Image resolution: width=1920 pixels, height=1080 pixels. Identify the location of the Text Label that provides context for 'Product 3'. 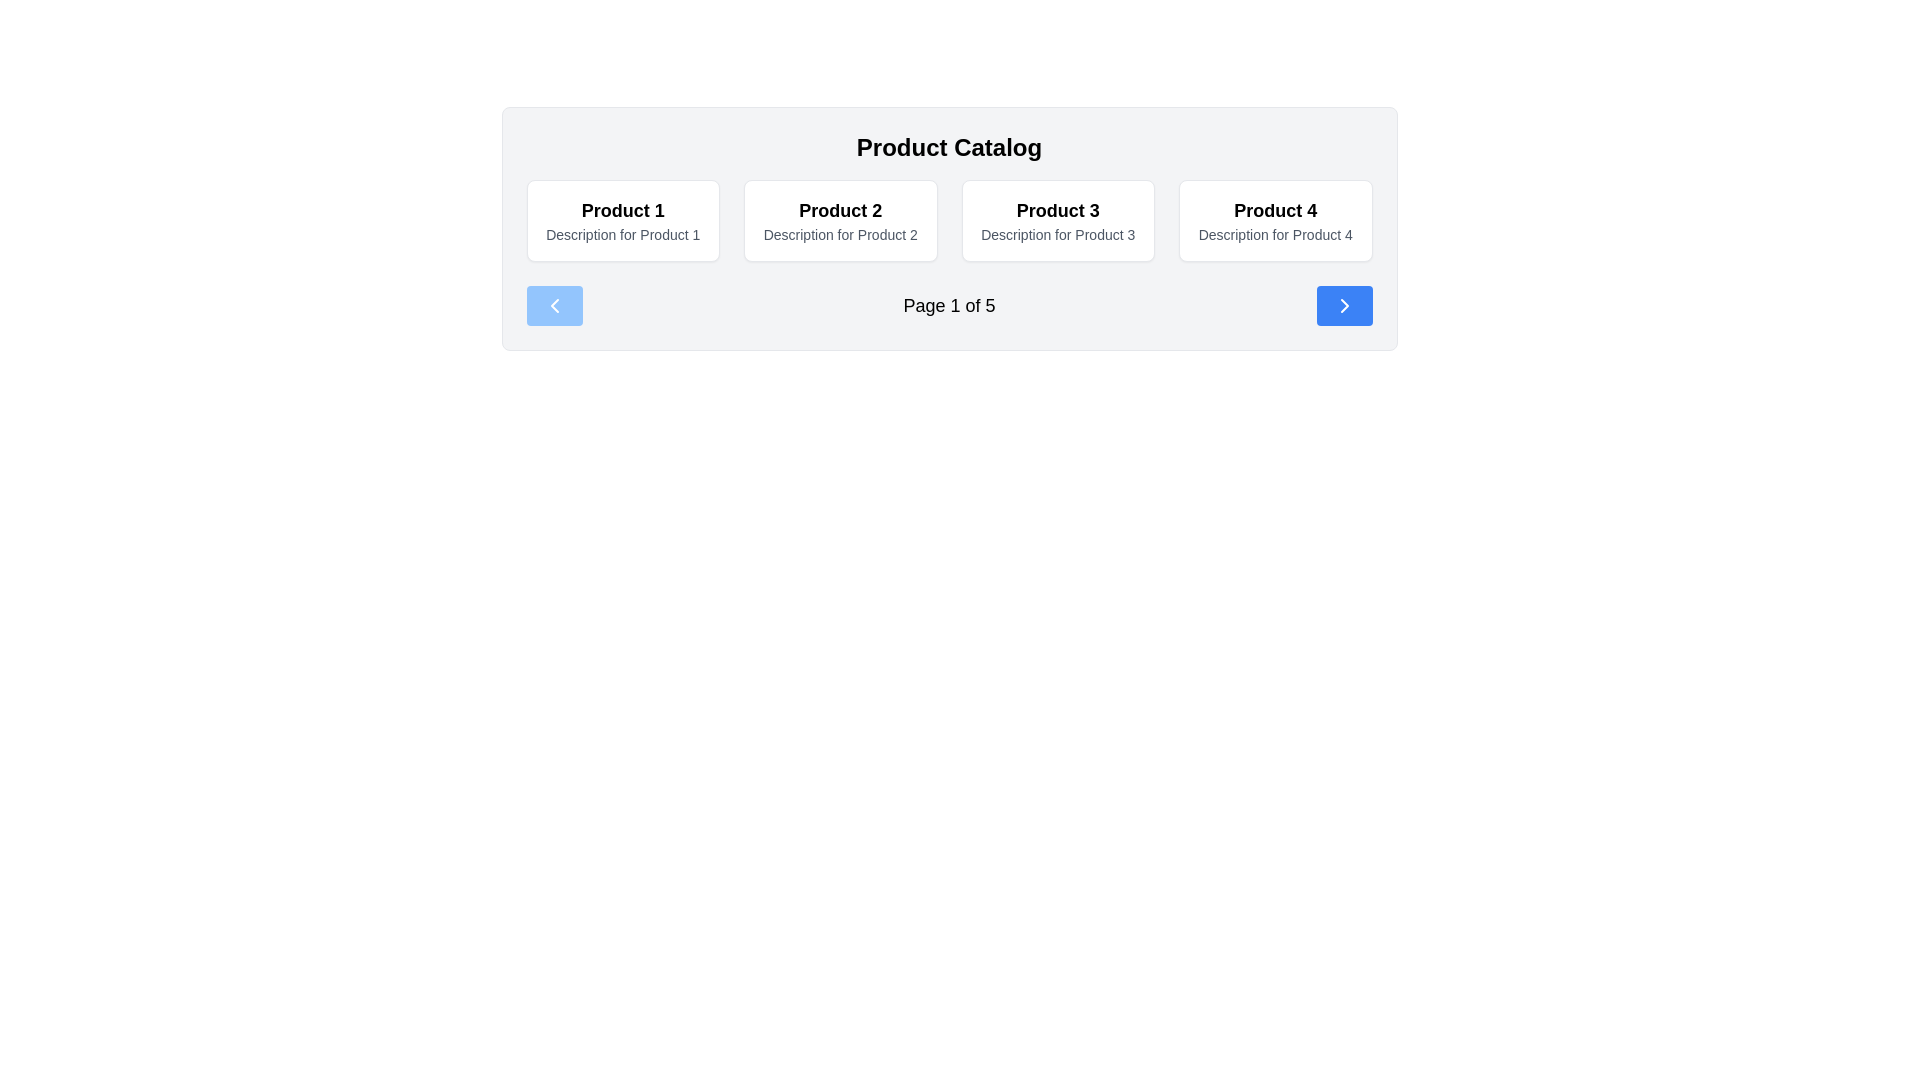
(1057, 234).